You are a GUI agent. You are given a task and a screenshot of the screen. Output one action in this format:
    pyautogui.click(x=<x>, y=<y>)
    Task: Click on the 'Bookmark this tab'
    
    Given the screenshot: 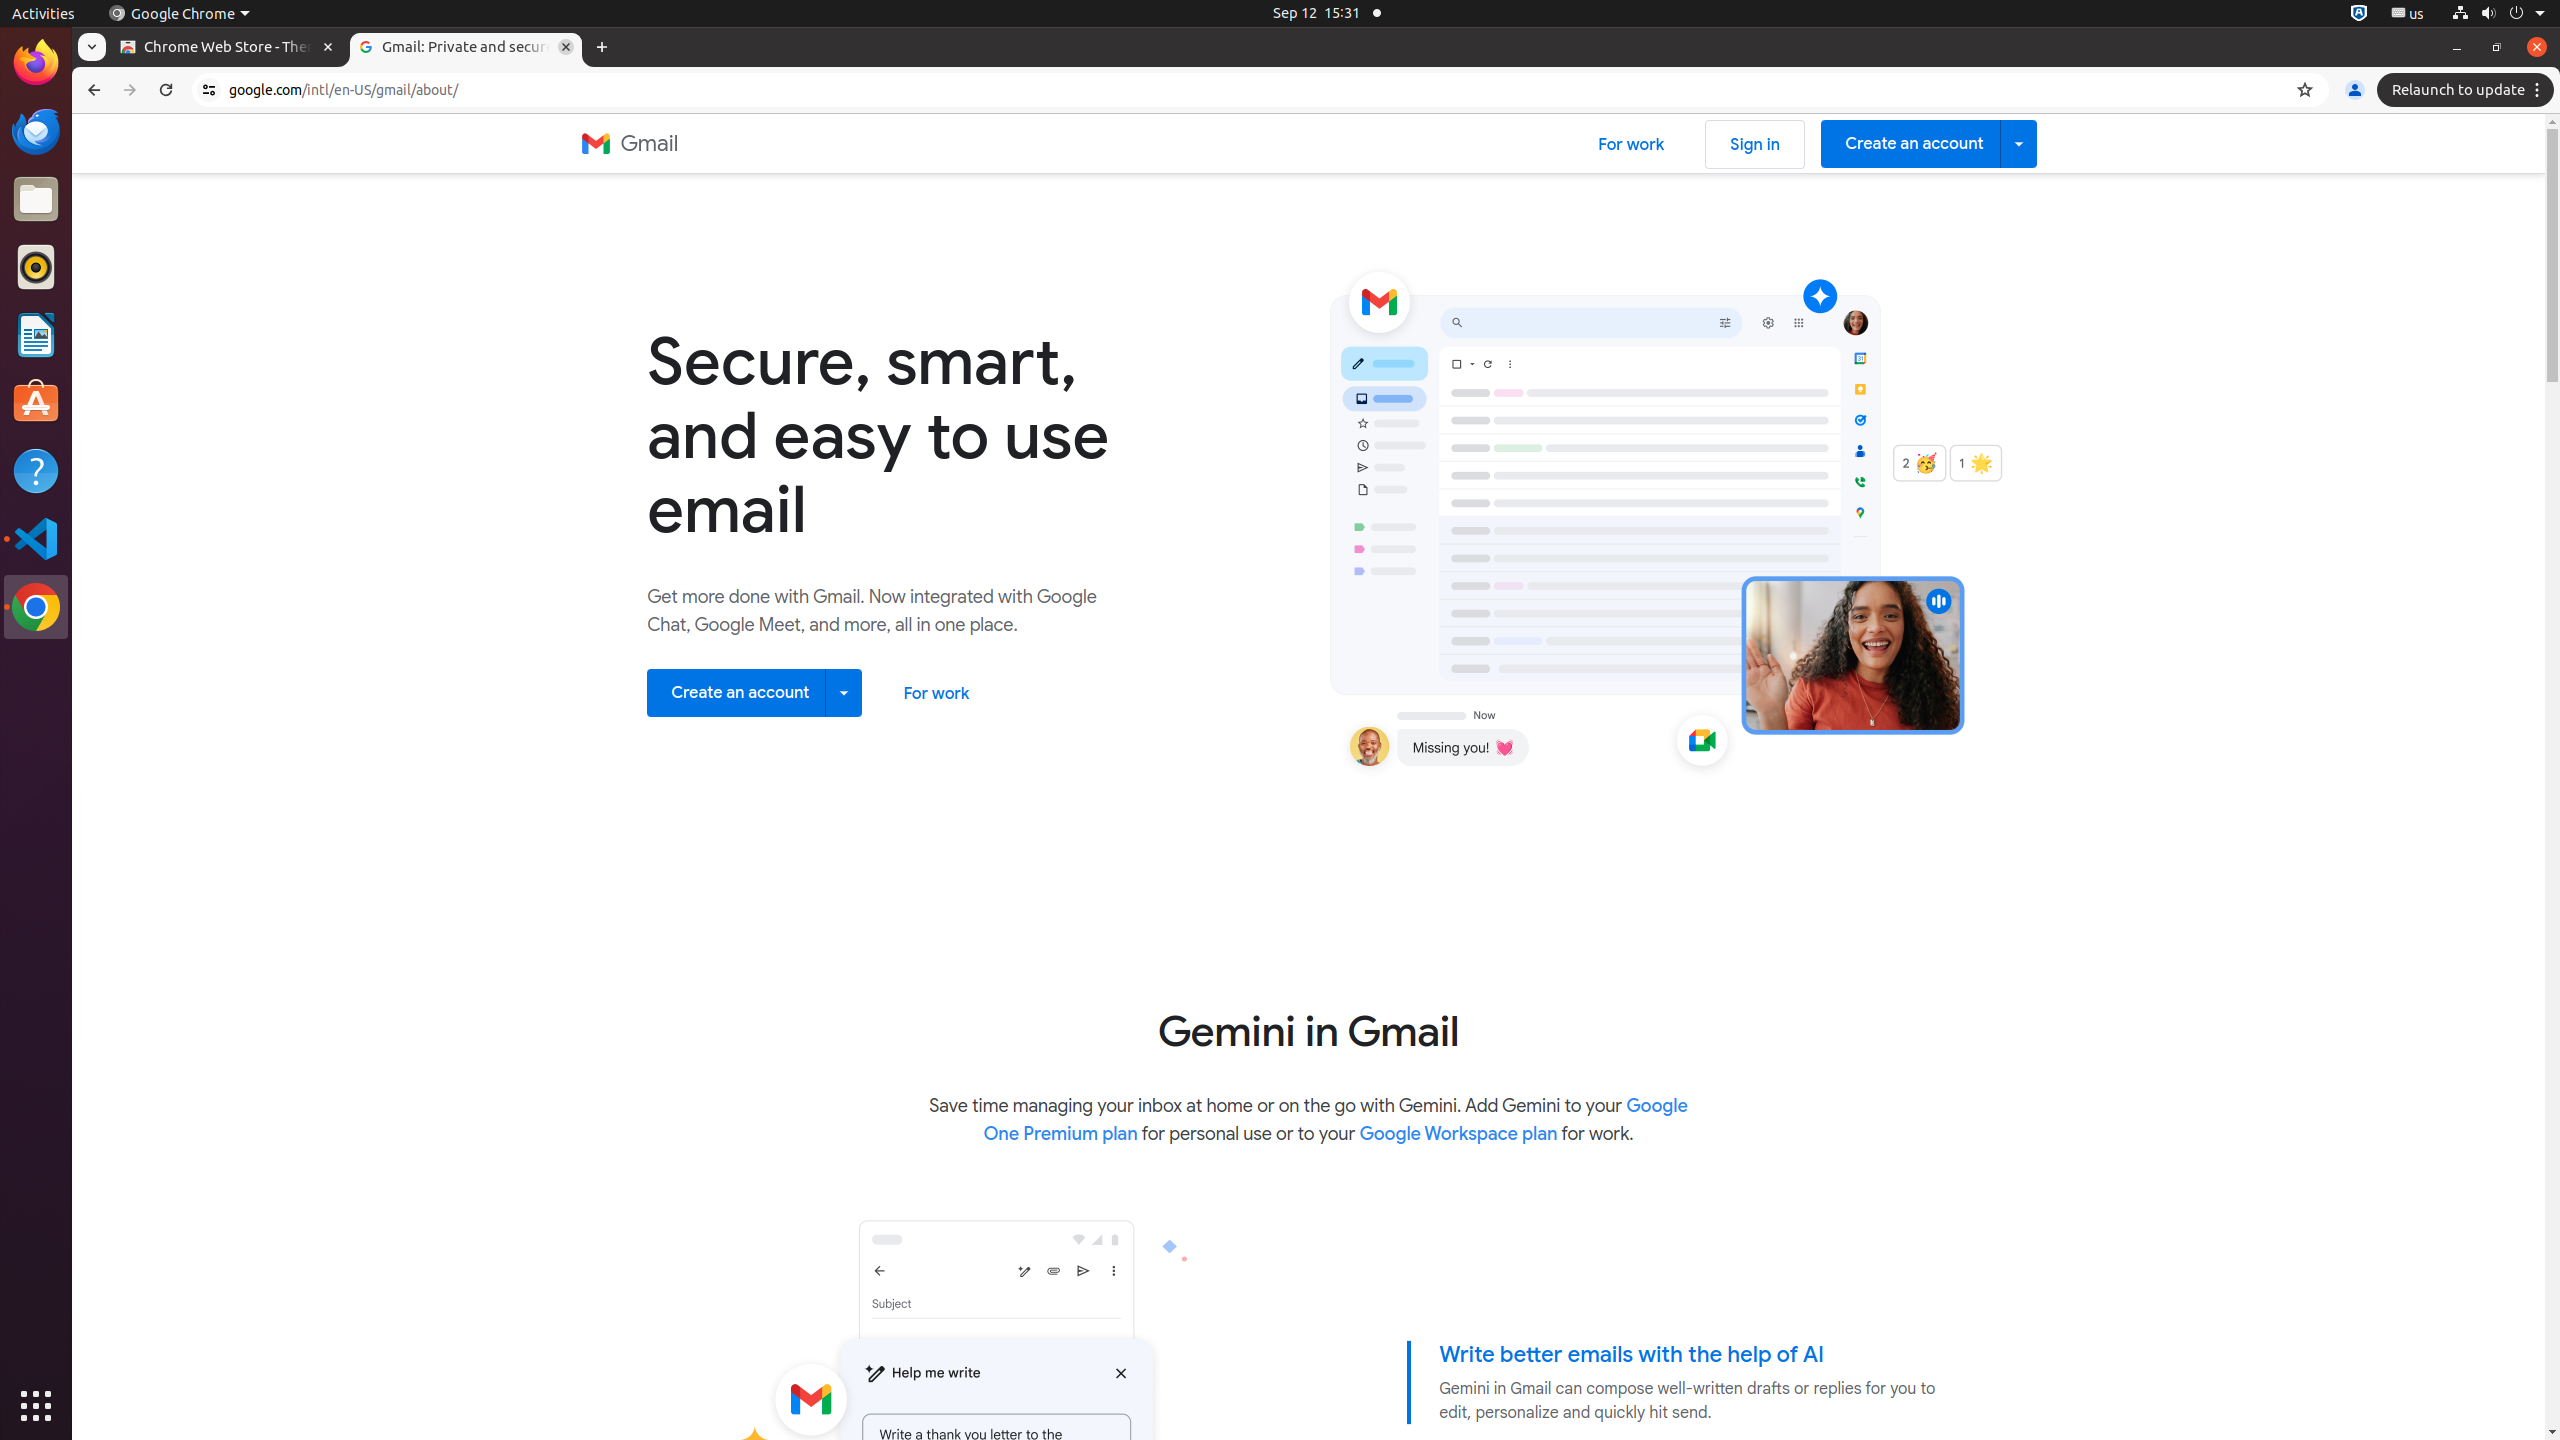 What is the action you would take?
    pyautogui.click(x=2304, y=89)
    